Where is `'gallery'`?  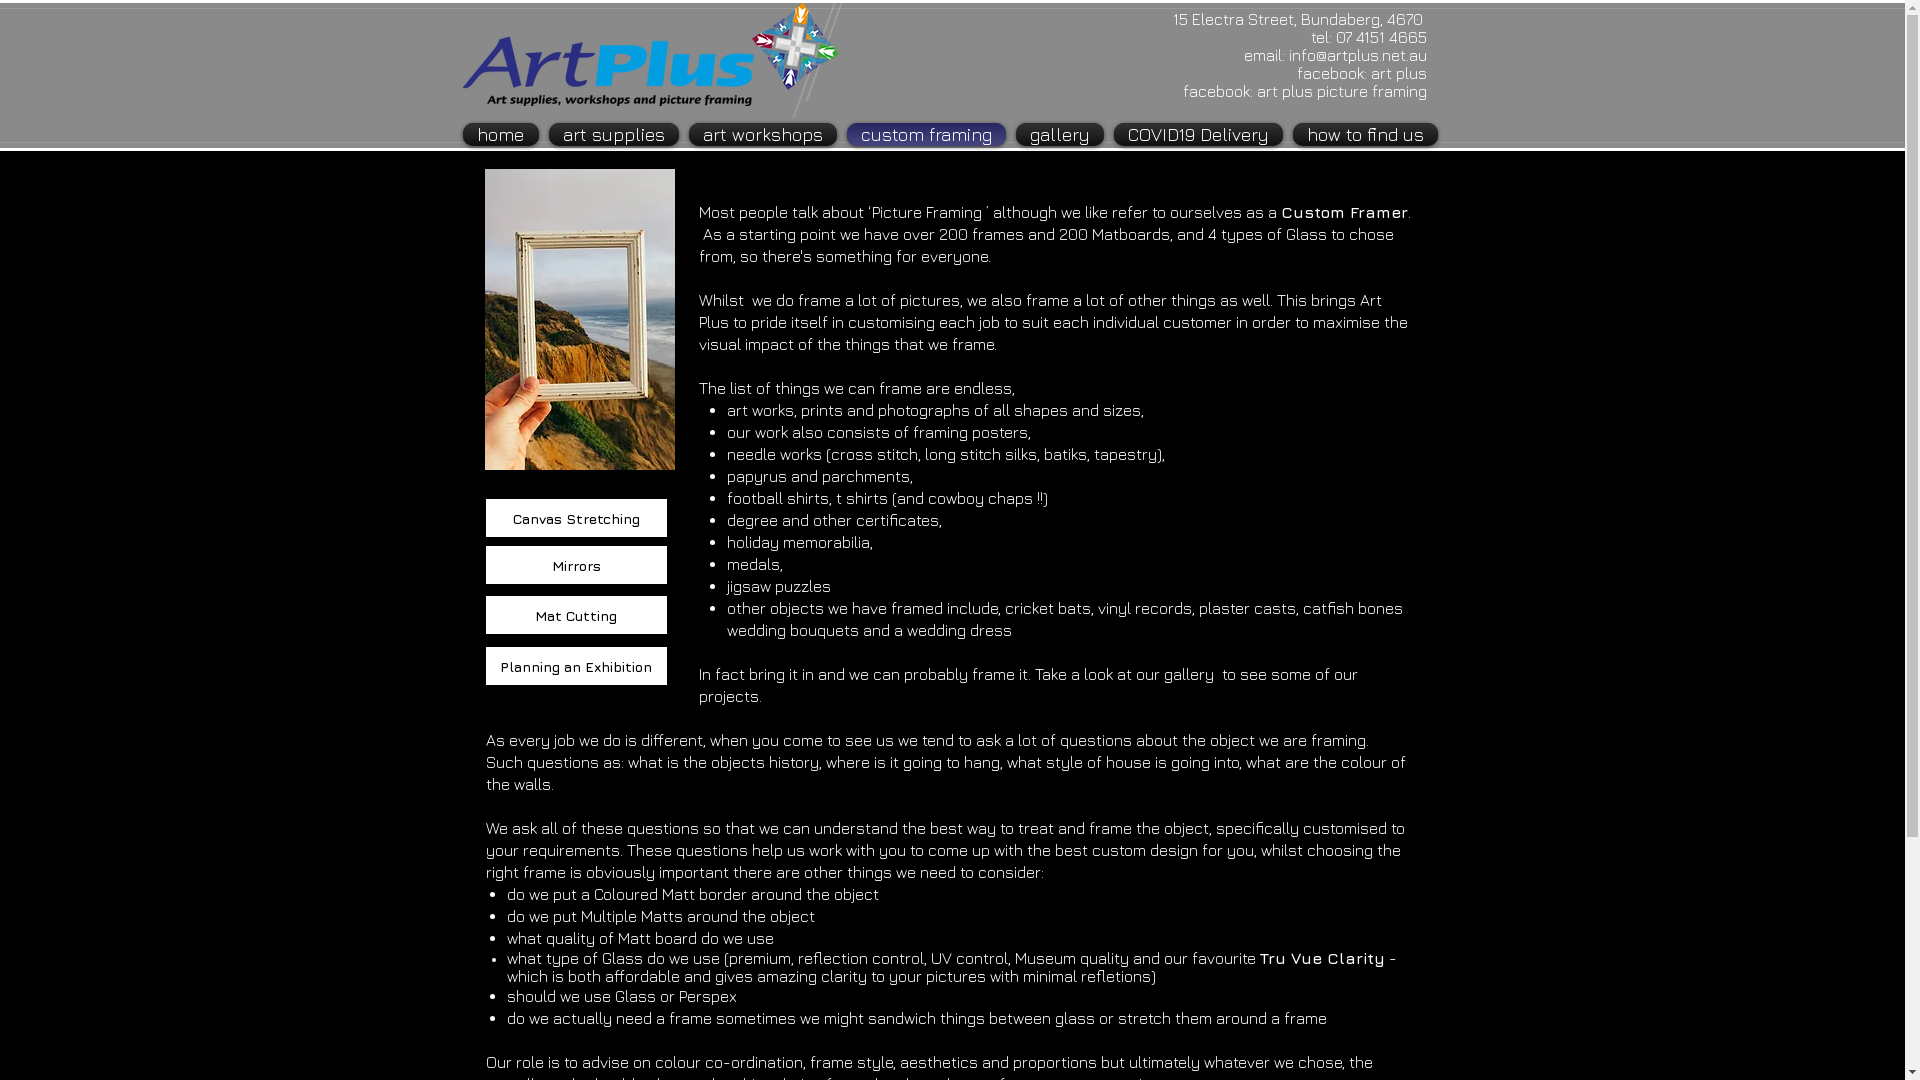
'gallery' is located at coordinates (1058, 134).